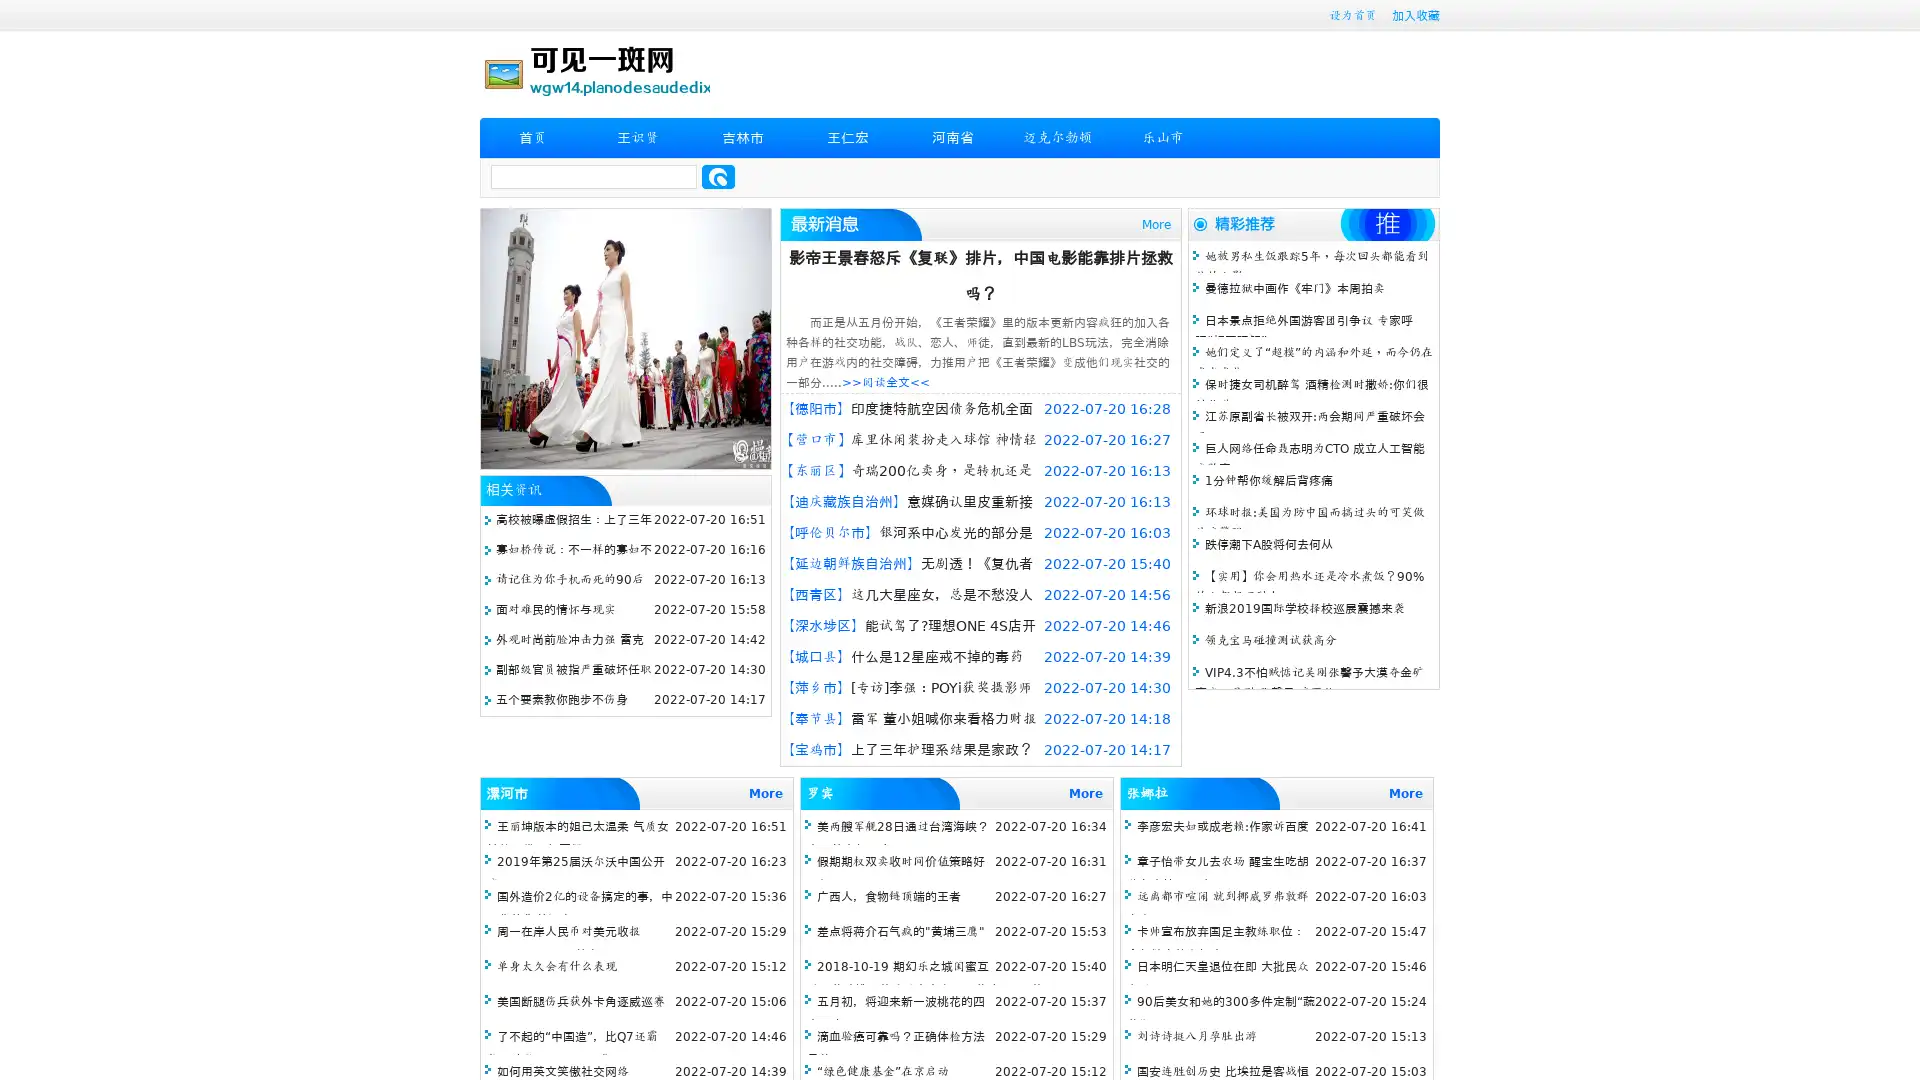 The image size is (1920, 1080). I want to click on Search, so click(718, 176).